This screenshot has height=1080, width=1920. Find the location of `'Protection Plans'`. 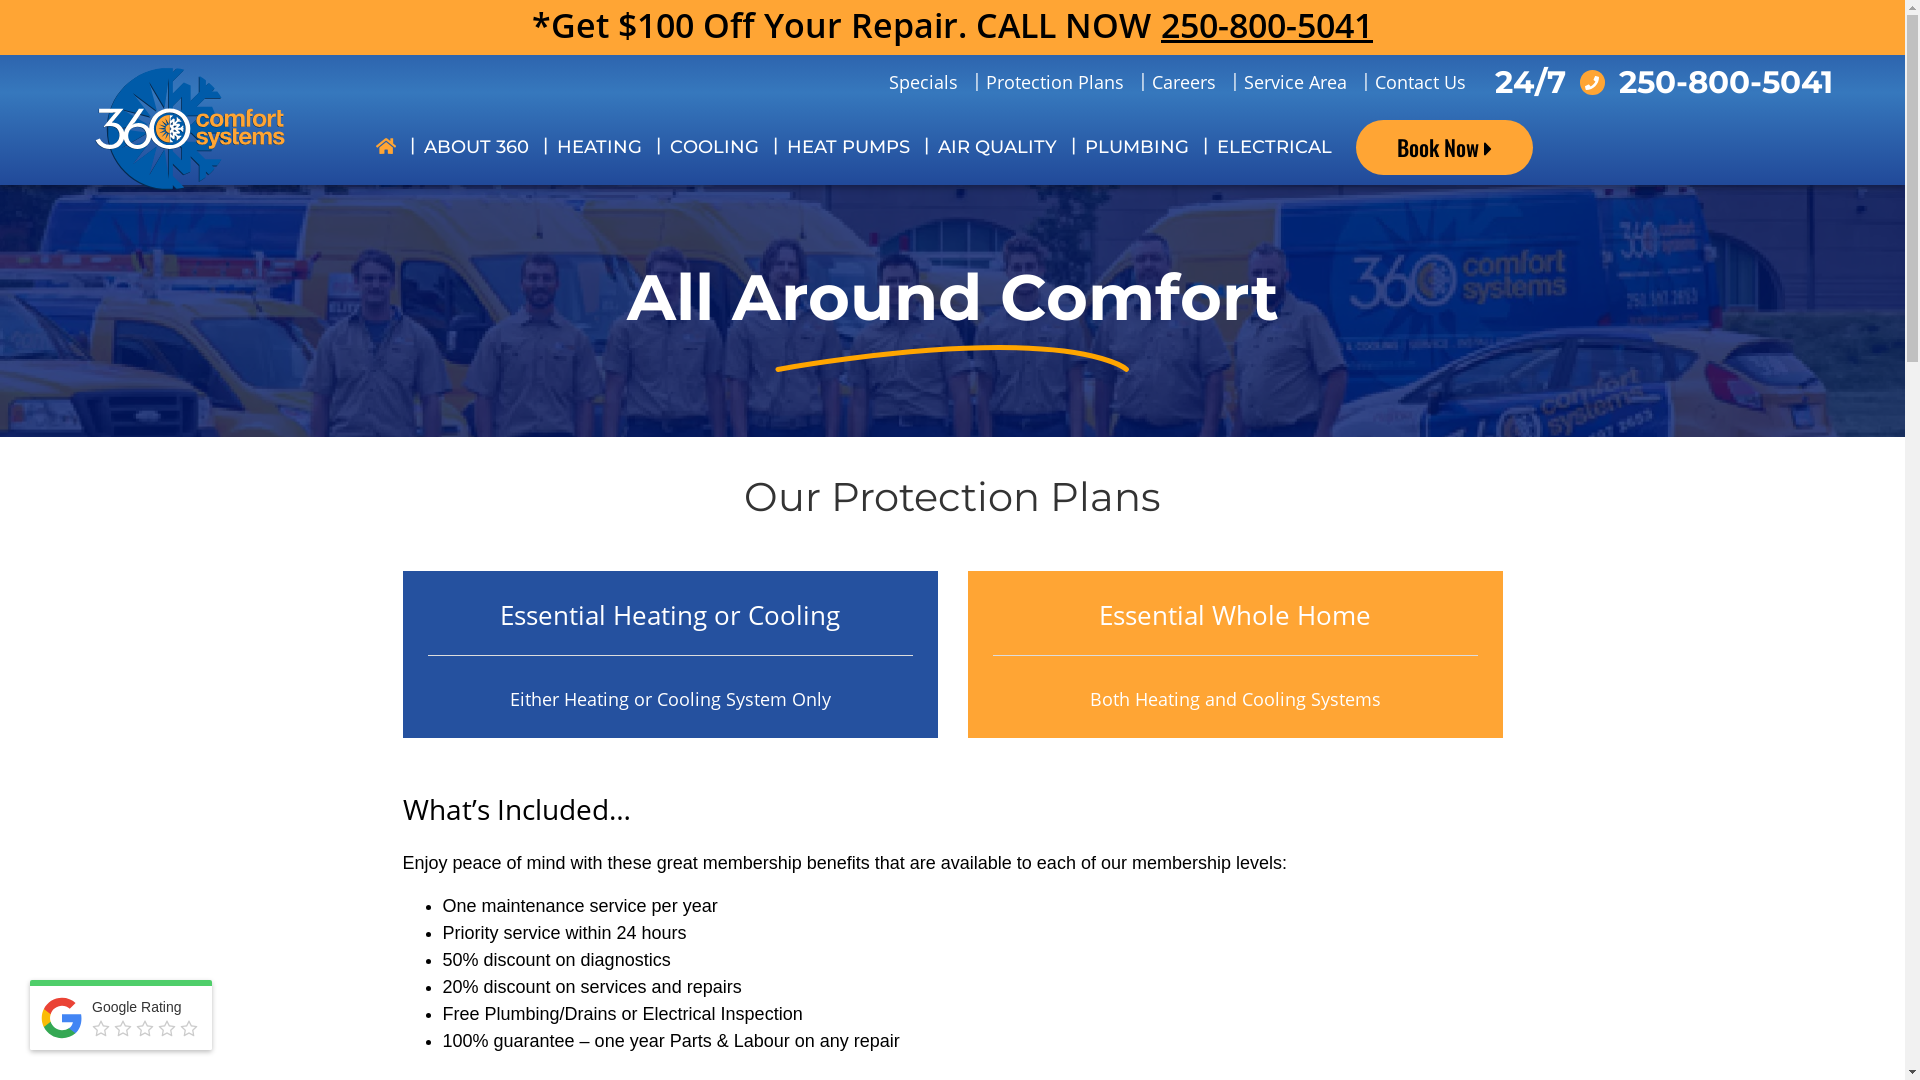

'Protection Plans' is located at coordinates (1054, 81).